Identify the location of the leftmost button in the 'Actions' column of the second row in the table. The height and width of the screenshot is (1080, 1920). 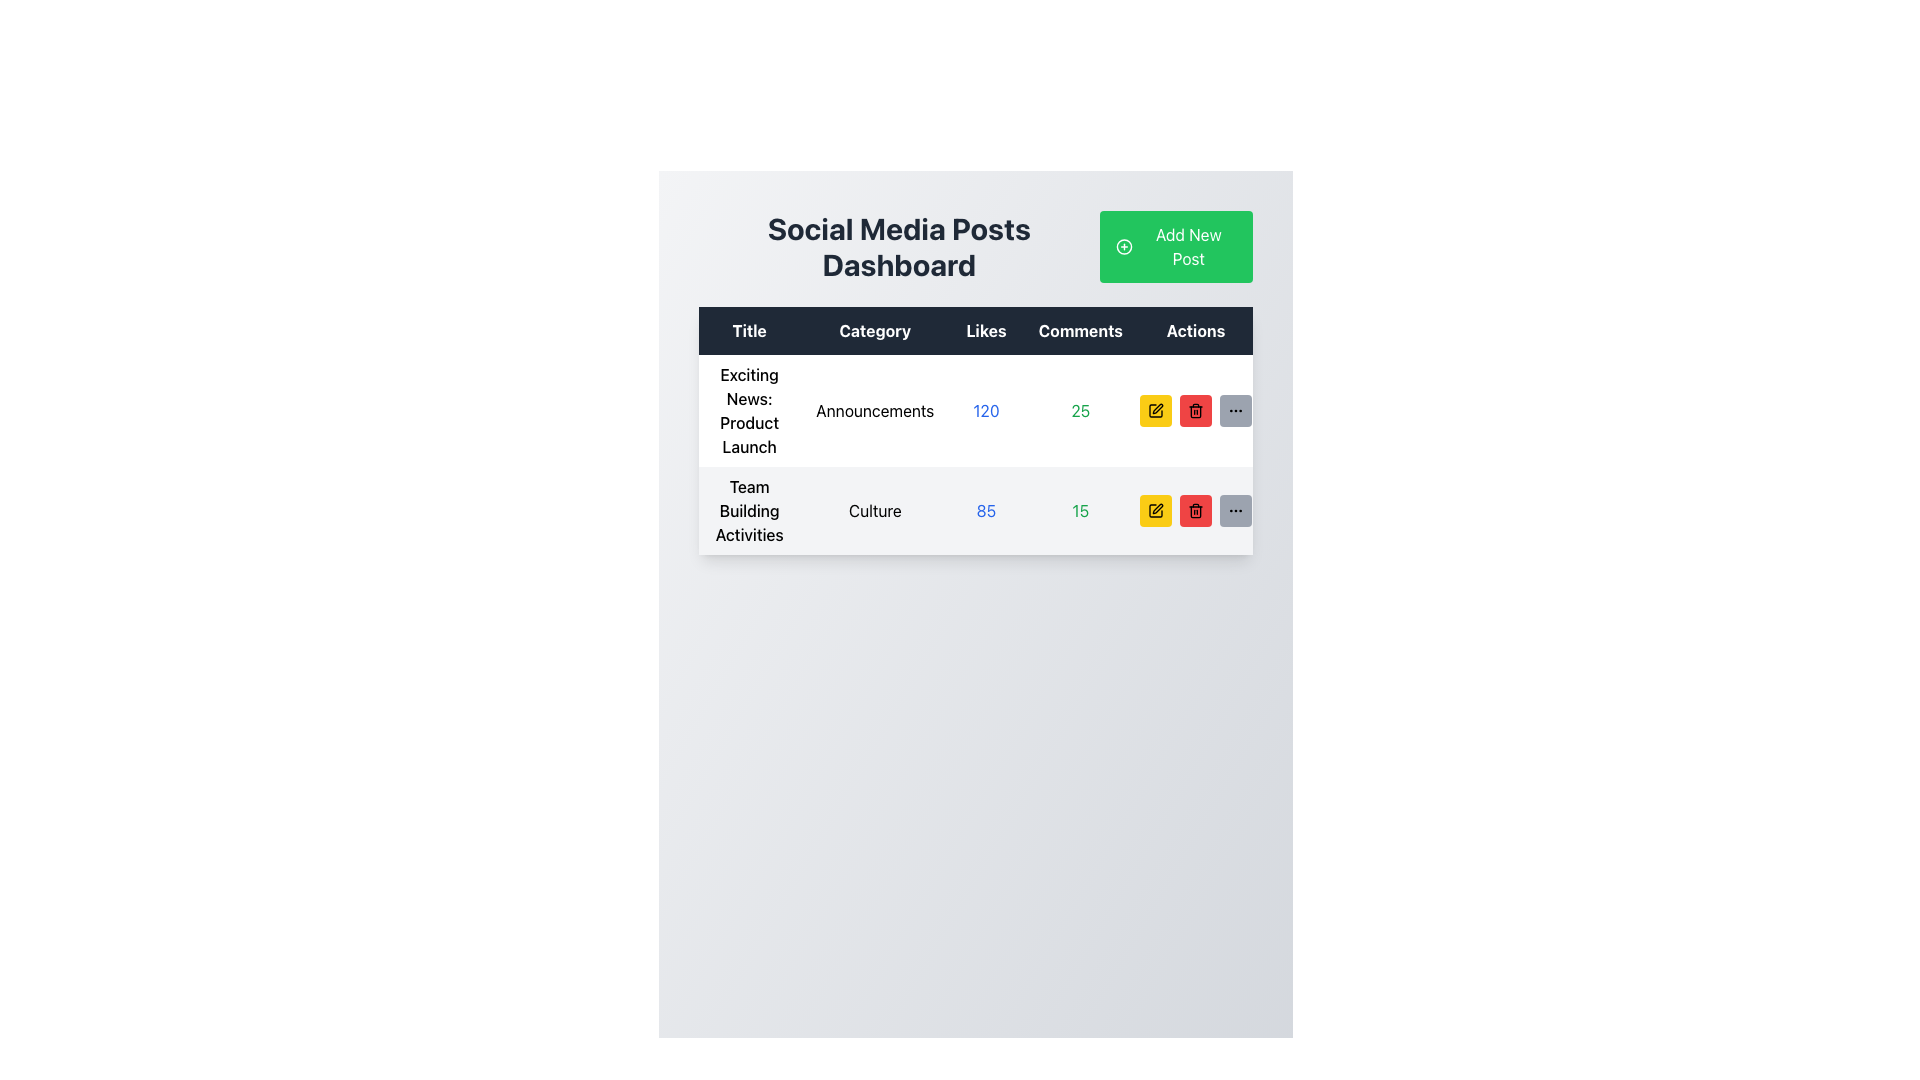
(1156, 410).